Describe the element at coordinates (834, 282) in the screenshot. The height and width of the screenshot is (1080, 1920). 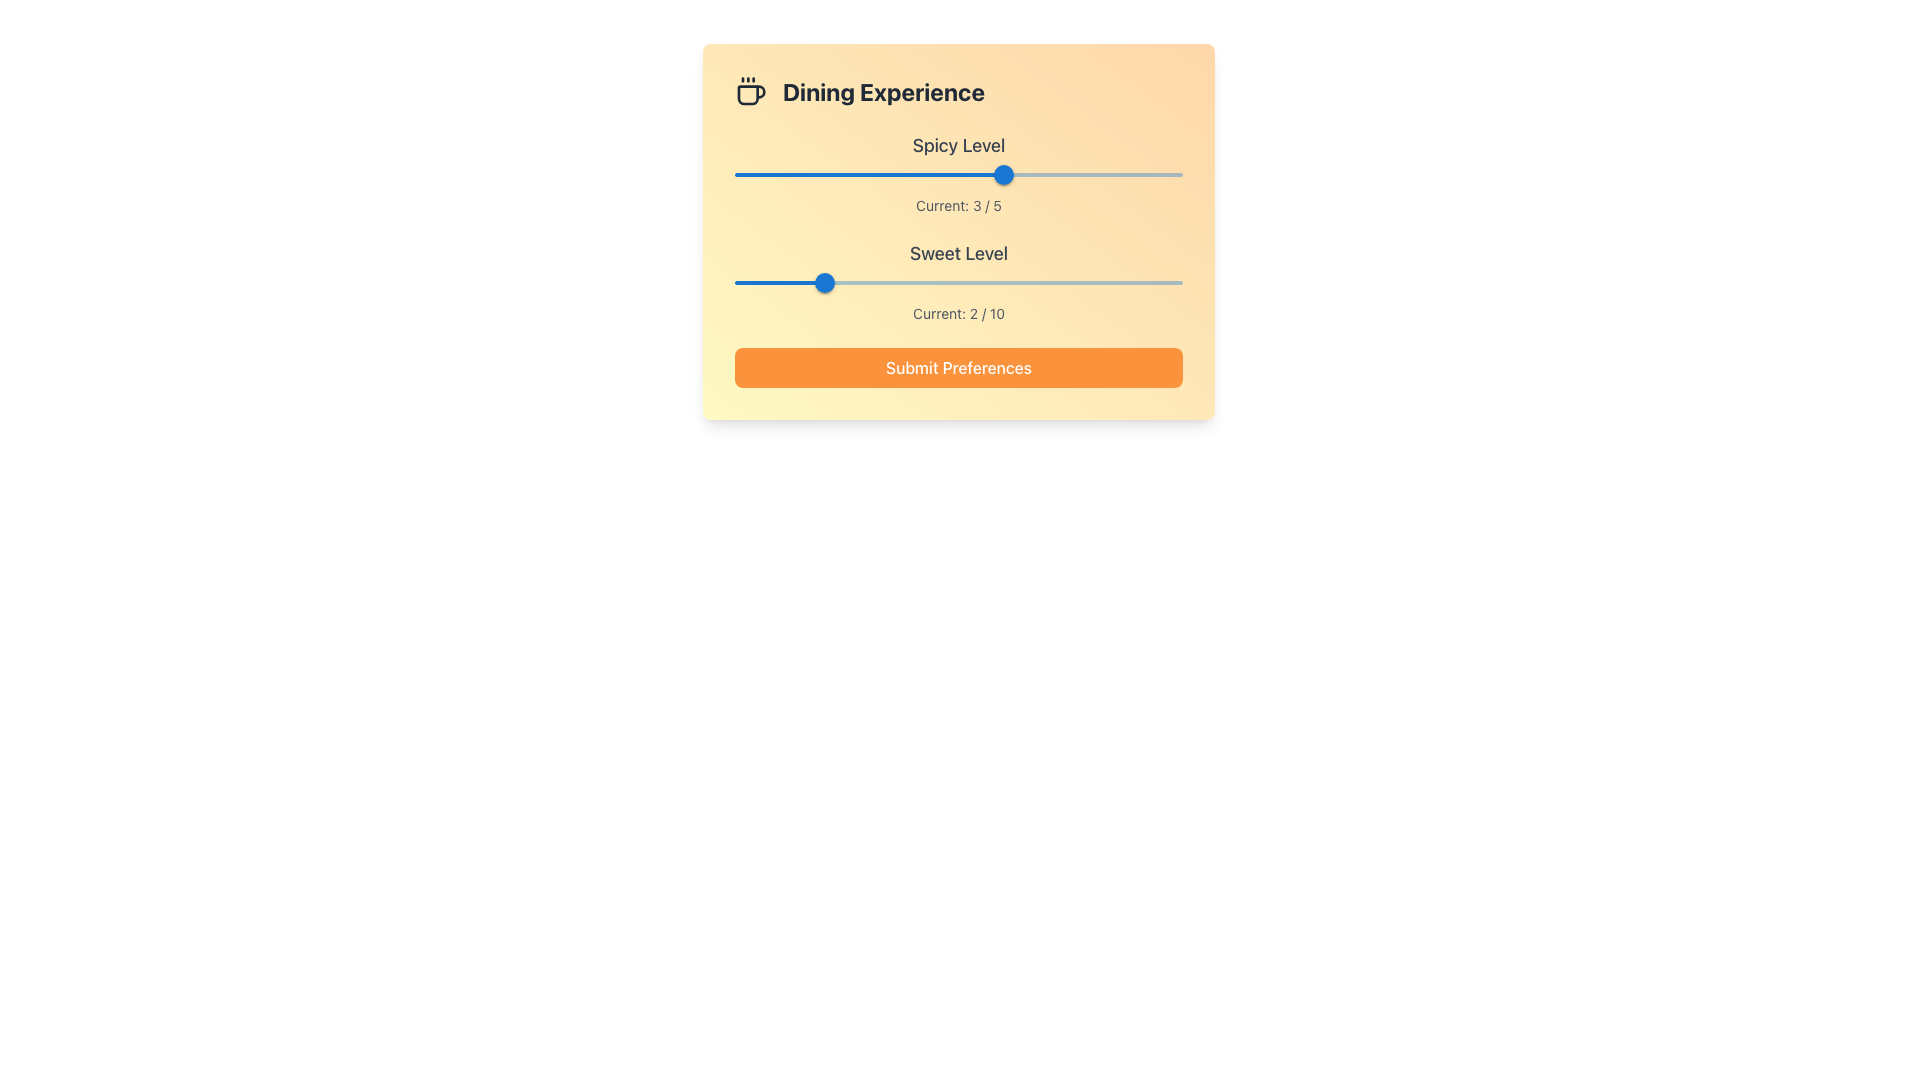
I see `the sweet level` at that location.